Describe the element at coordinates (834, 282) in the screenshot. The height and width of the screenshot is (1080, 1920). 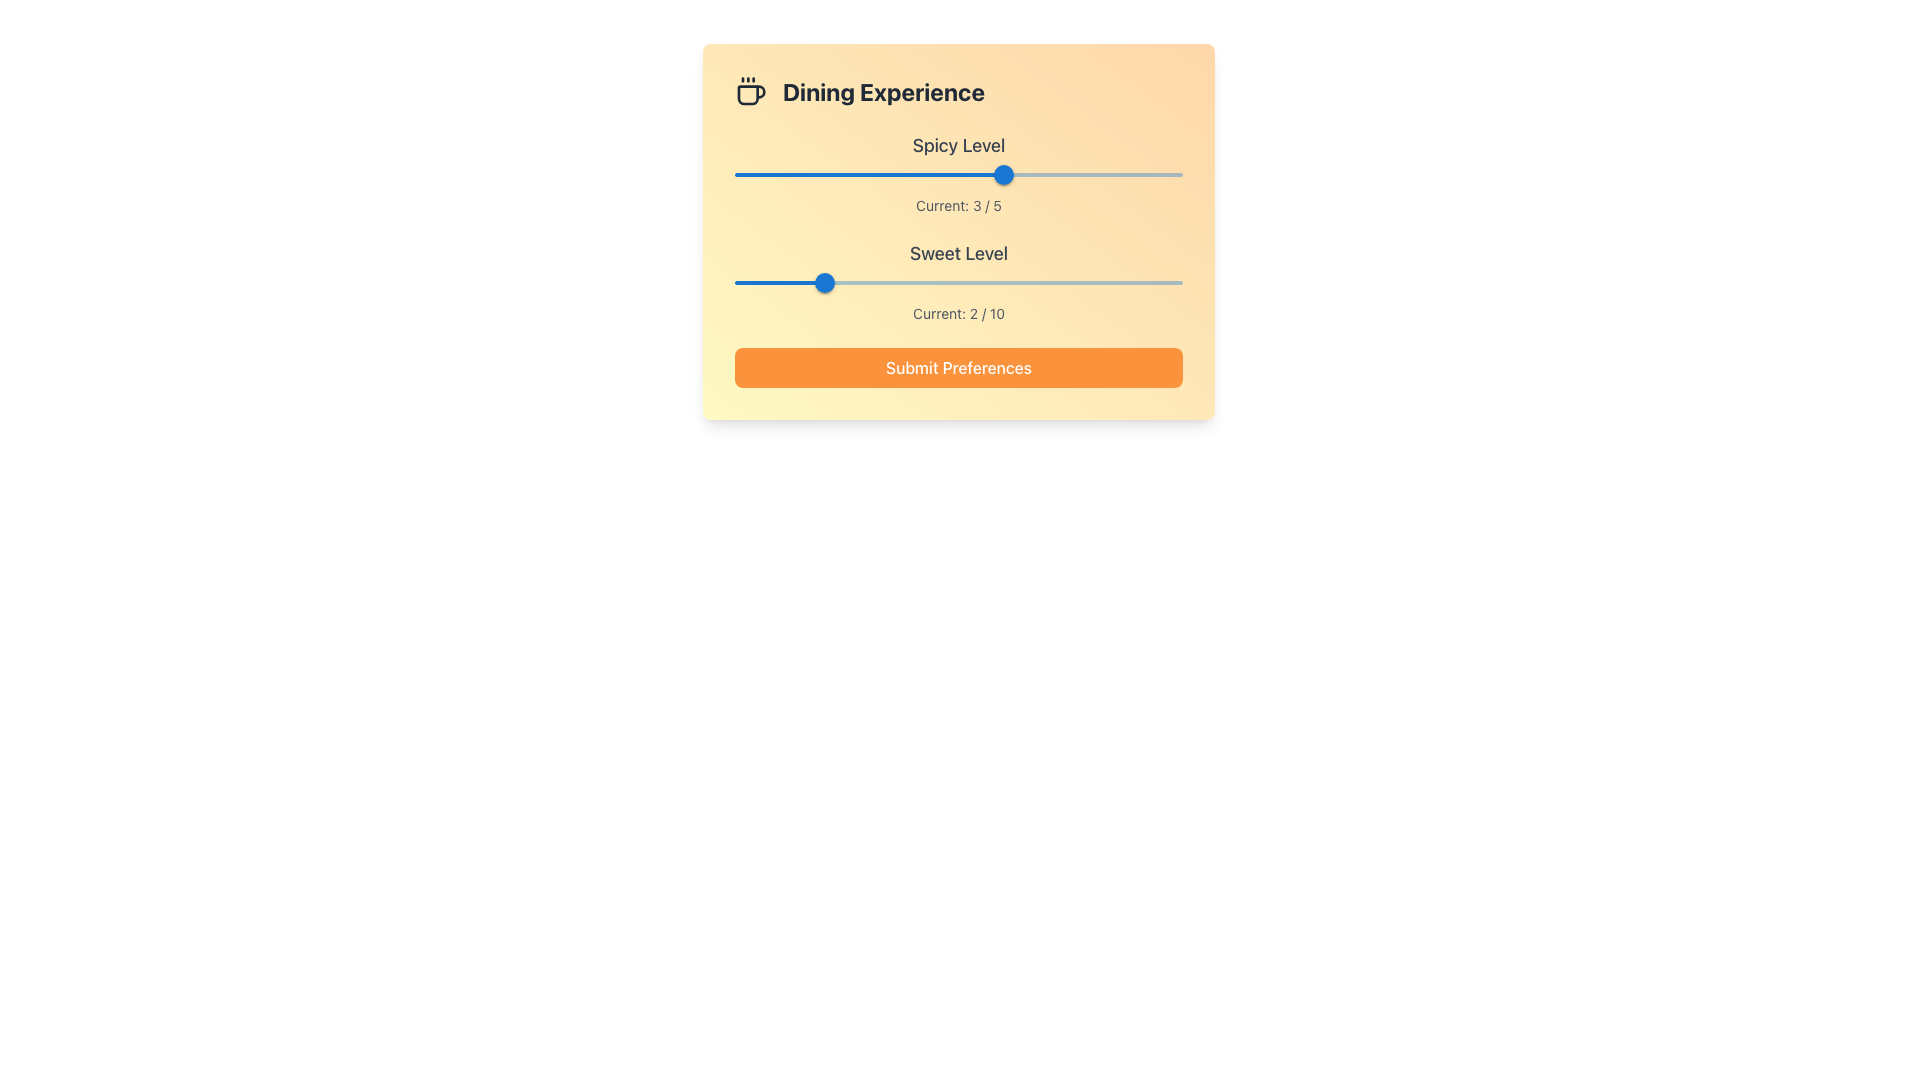
I see `the sweet level` at that location.